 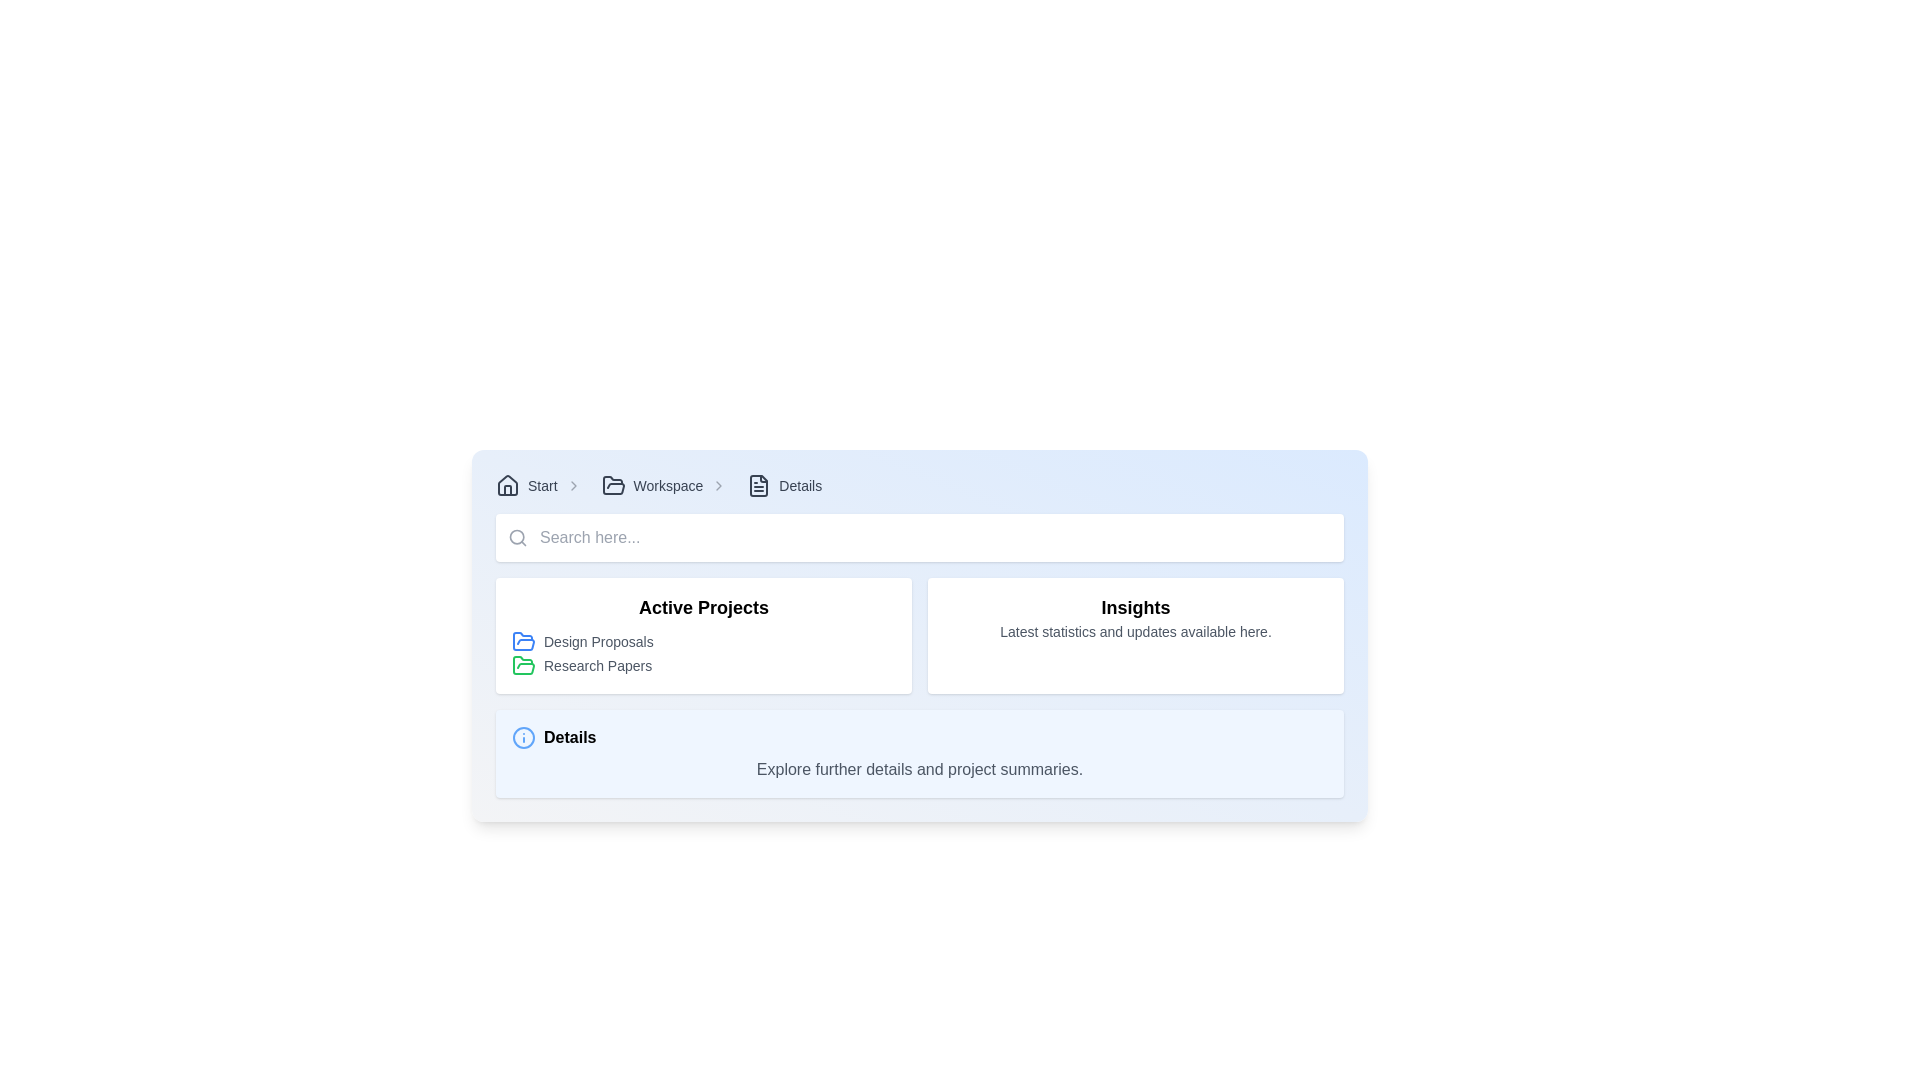 What do you see at coordinates (800, 486) in the screenshot?
I see `the navigational text link in the breadcrumb navigation bar` at bounding box center [800, 486].